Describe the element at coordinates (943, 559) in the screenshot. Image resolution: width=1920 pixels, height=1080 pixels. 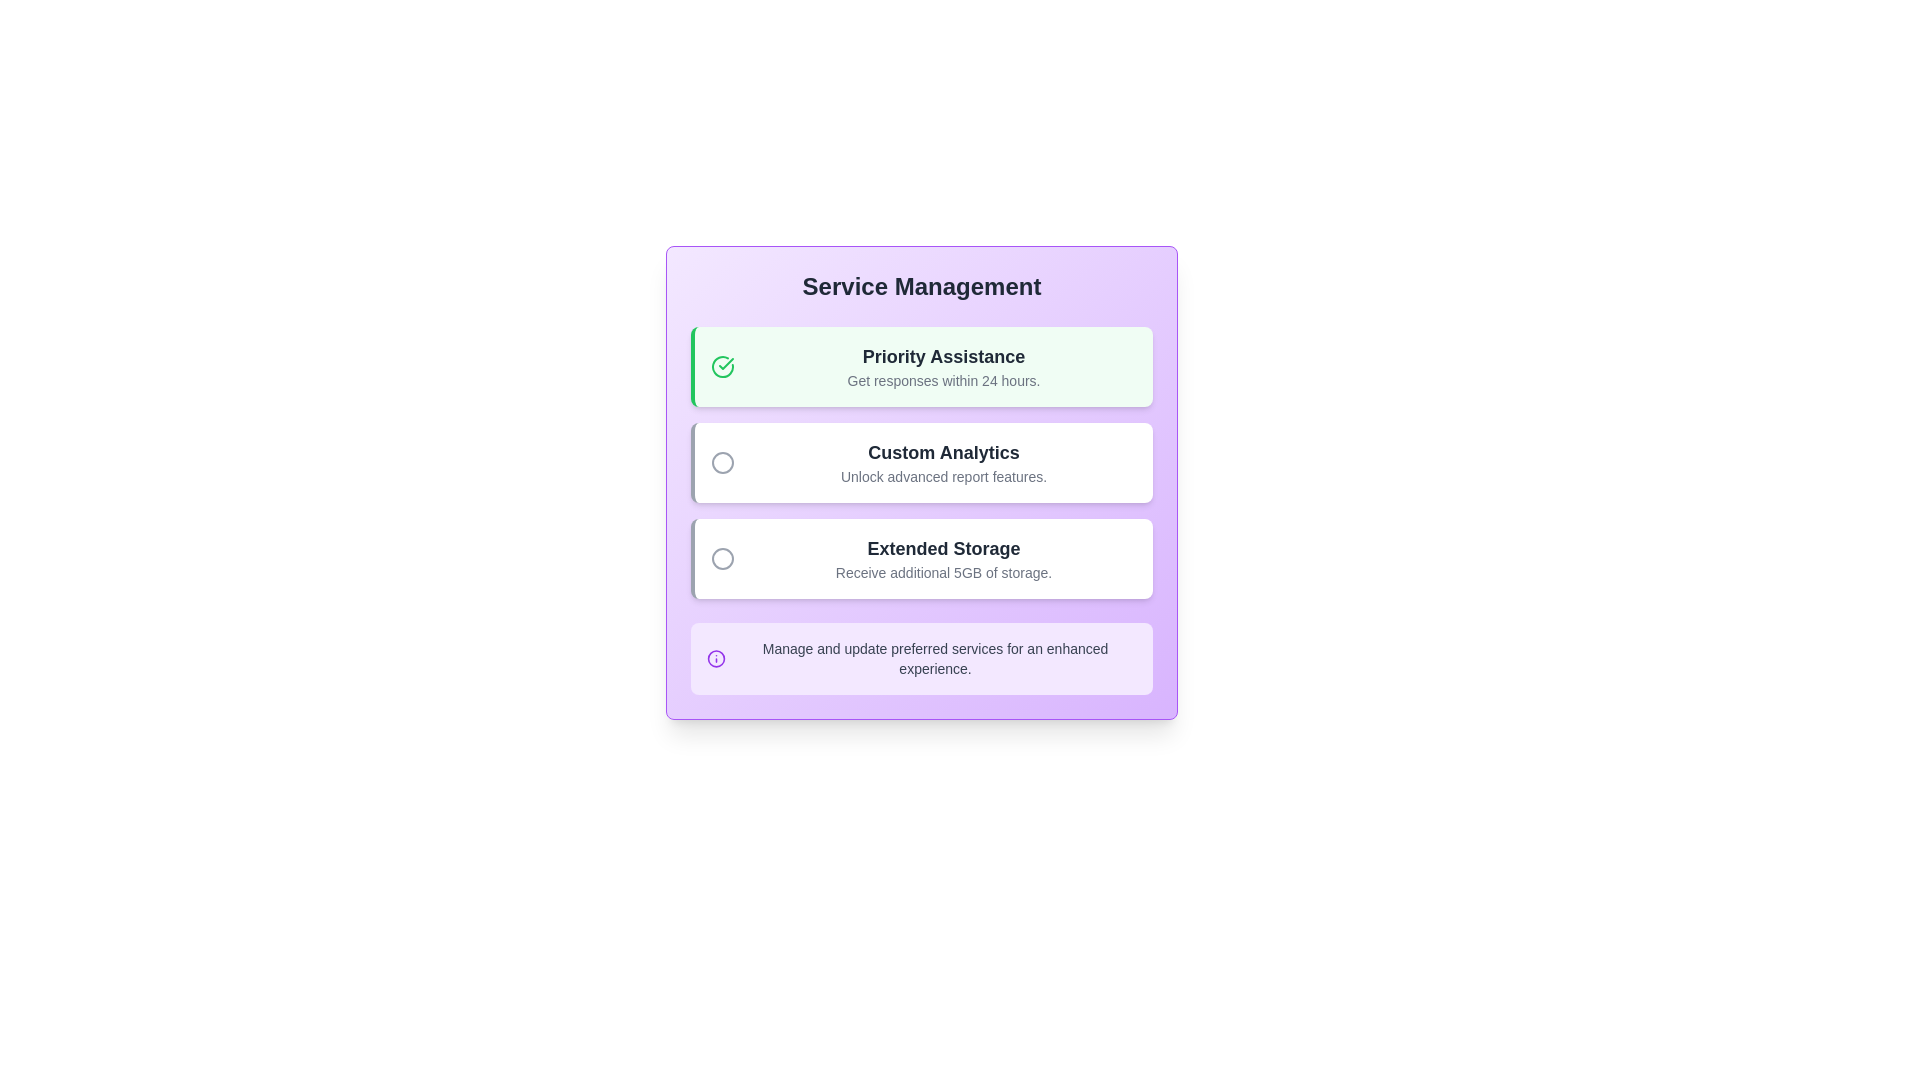
I see `information displayed in the 'Extended Storage' text element, which specifies that it provides an additional 5GB of storage and is part of a selectable card component under 'Service Management'` at that location.